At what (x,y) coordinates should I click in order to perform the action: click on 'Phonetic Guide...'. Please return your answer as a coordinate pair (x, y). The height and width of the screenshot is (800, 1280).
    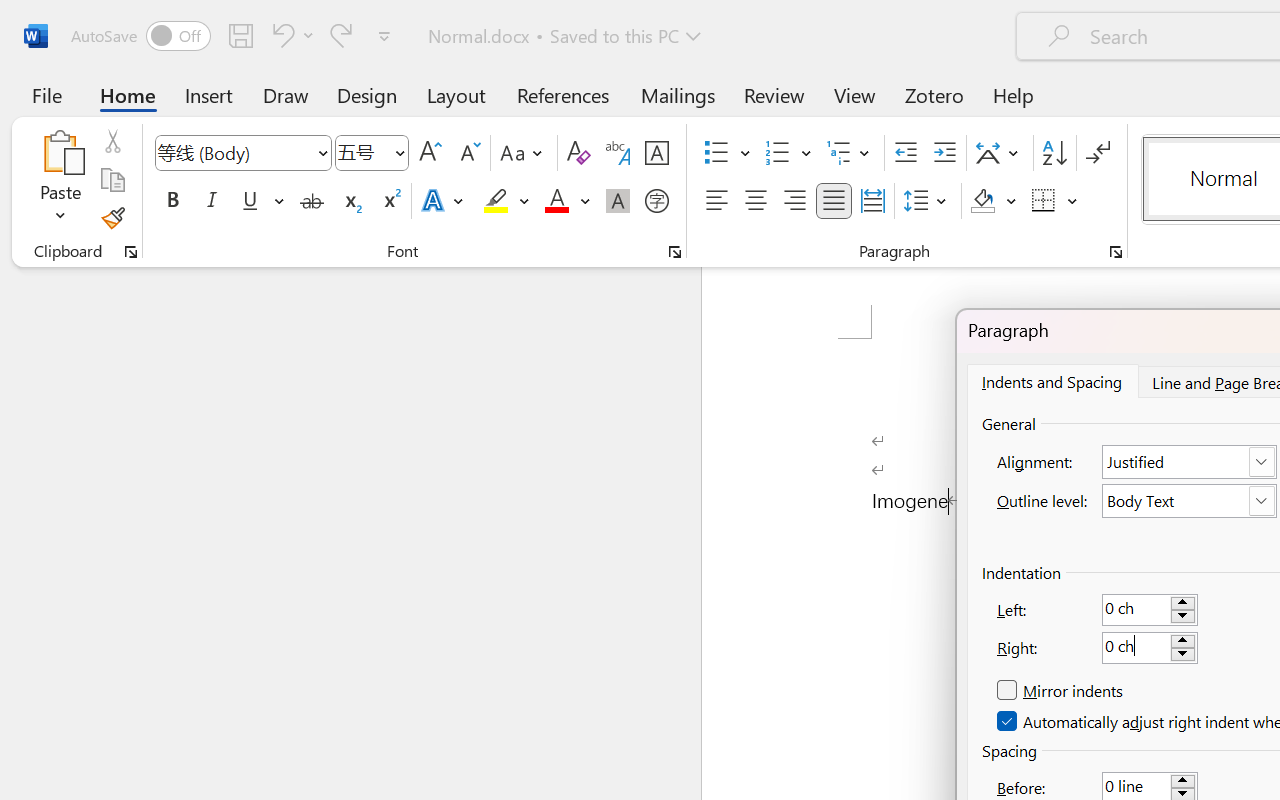
    Looking at the image, I should click on (617, 153).